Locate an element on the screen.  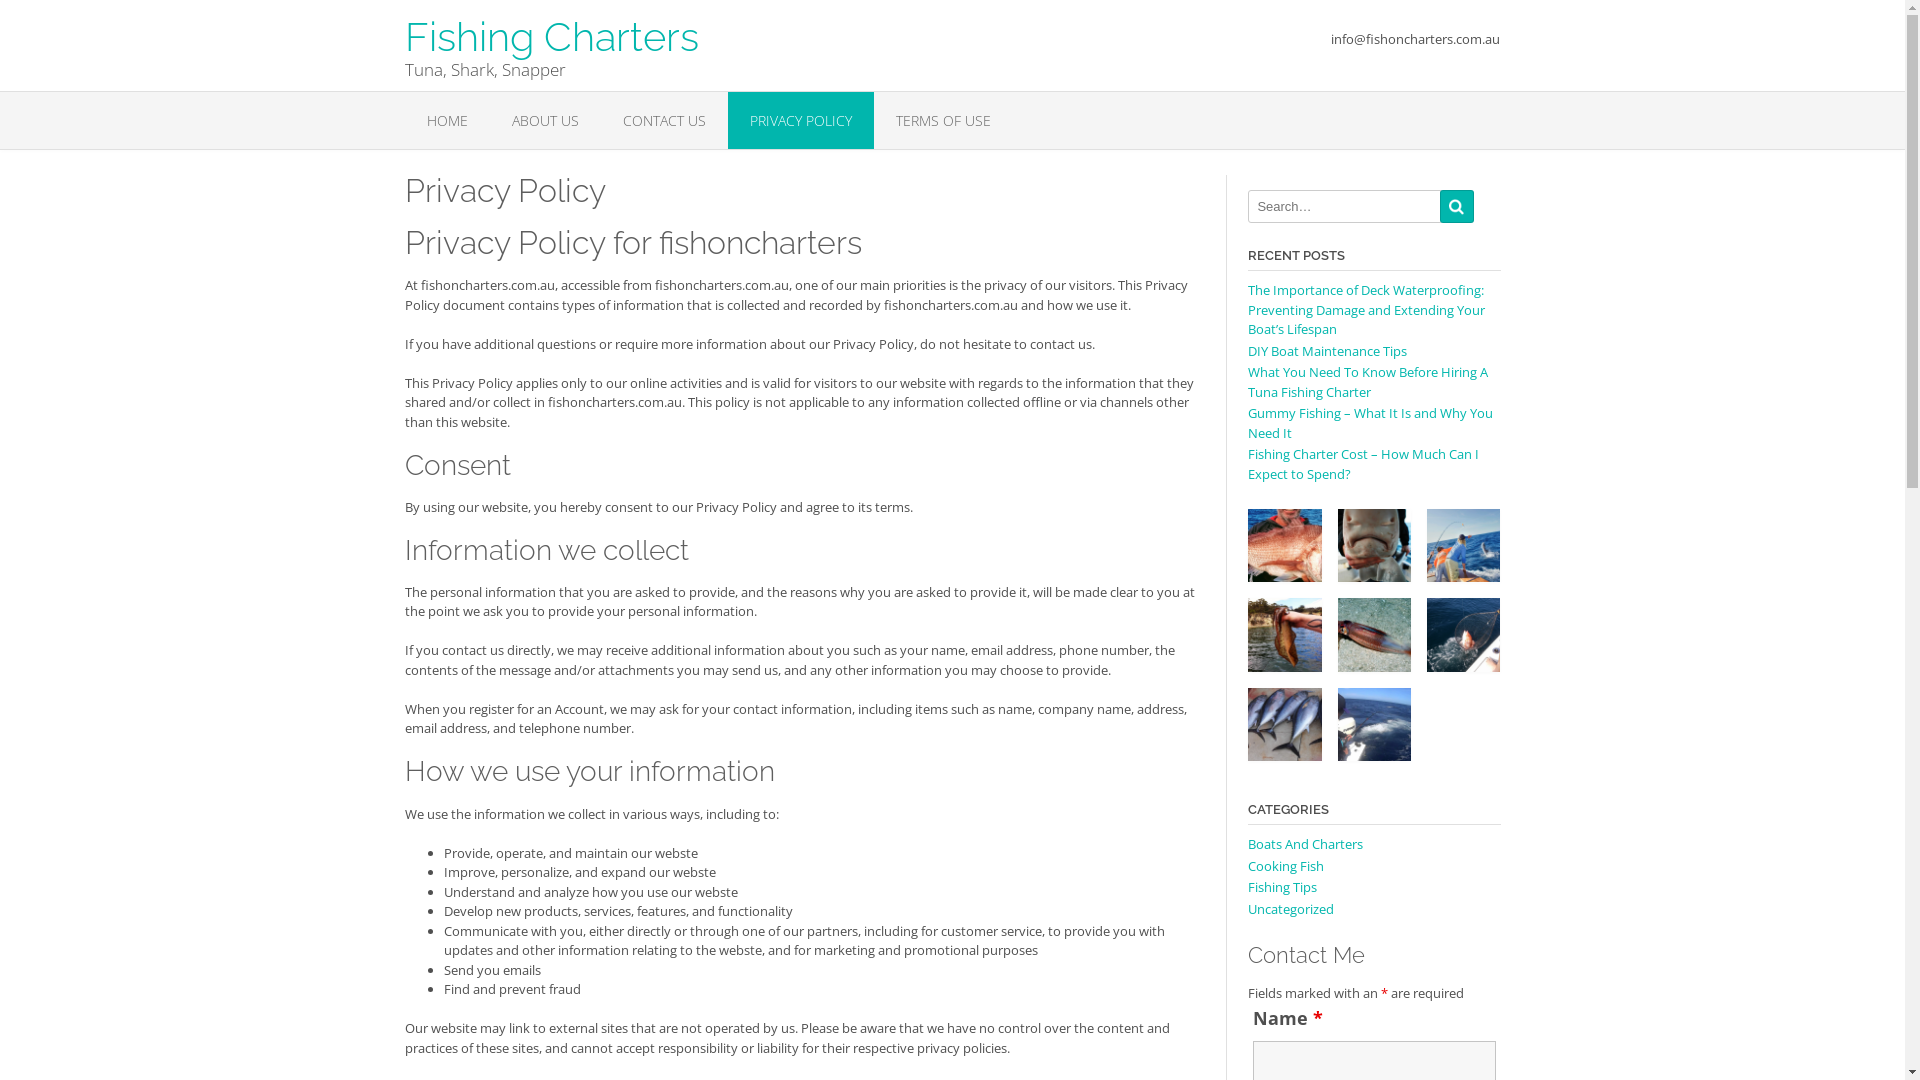
'Cooking Fish' is located at coordinates (1286, 865).